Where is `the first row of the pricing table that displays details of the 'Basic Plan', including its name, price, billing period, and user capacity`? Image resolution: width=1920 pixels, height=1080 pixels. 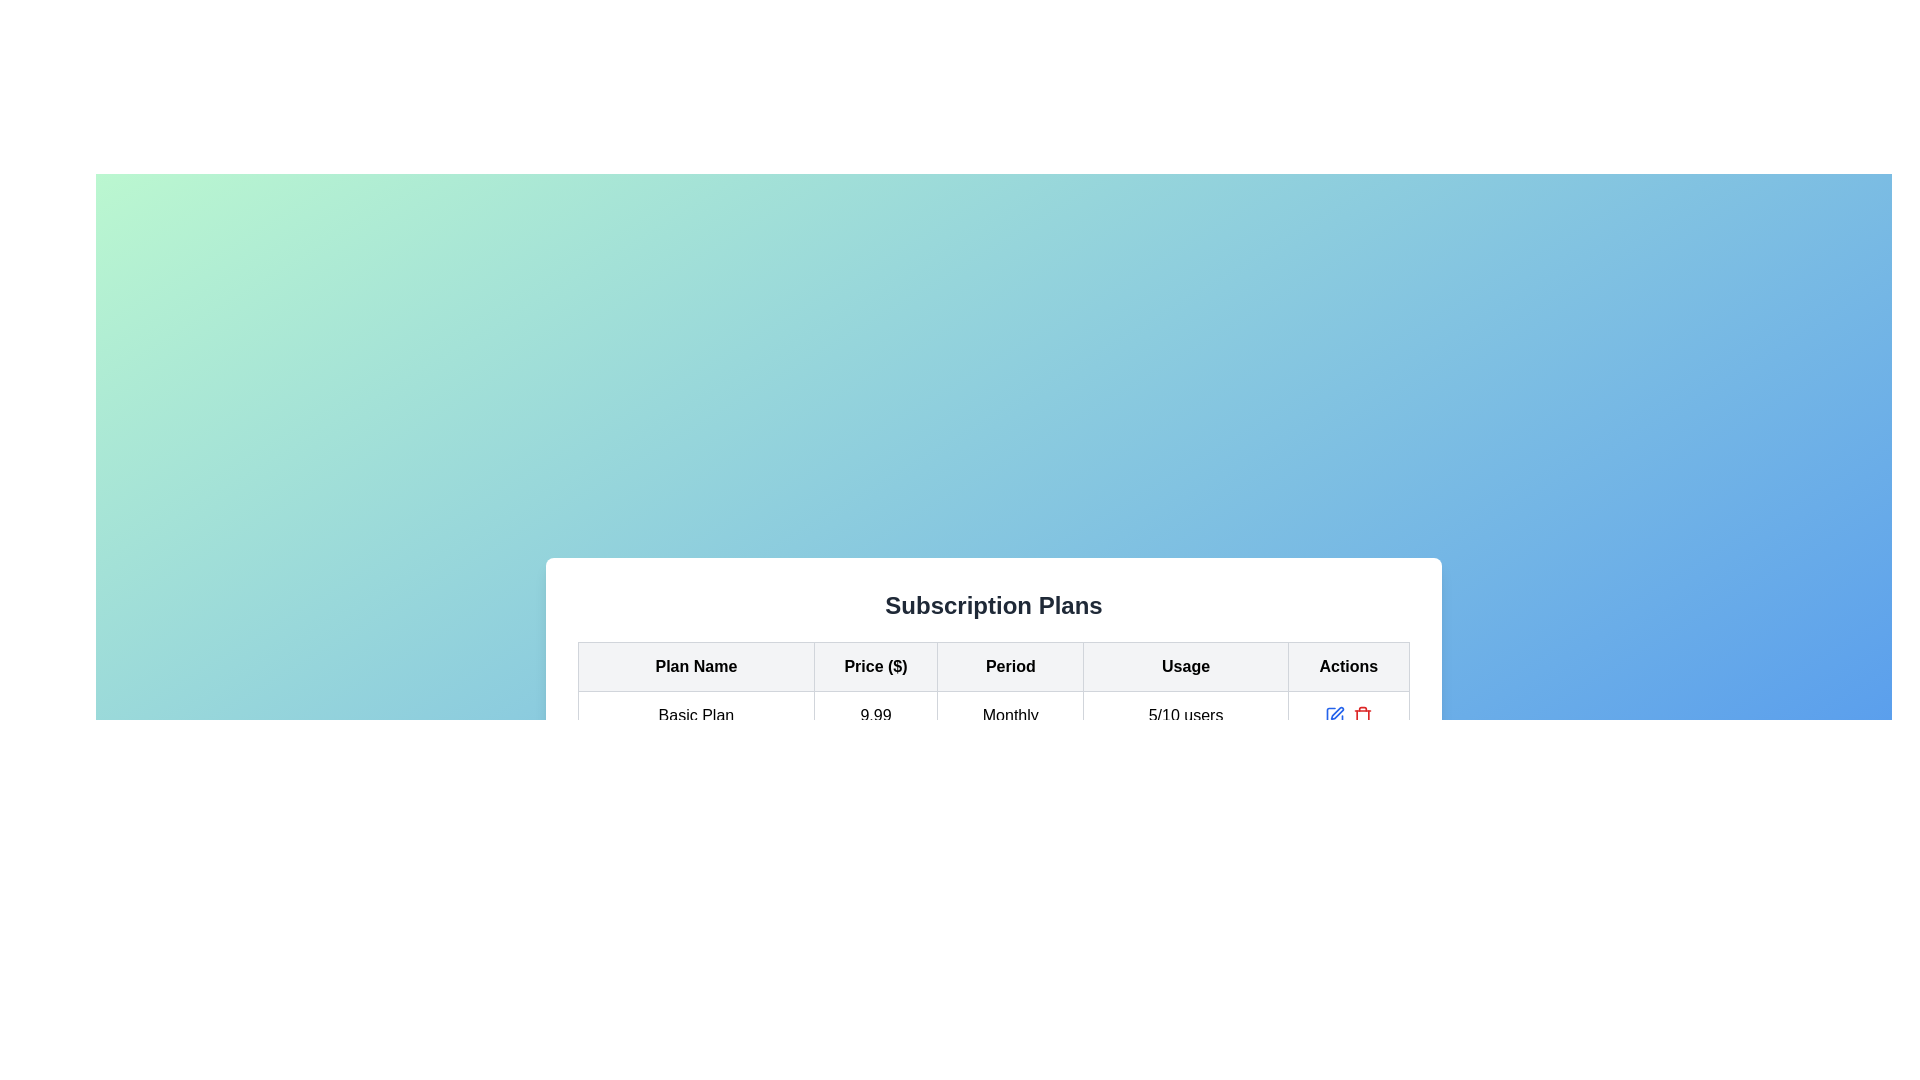
the first row of the pricing table that displays details of the 'Basic Plan', including its name, price, billing period, and user capacity is located at coordinates (993, 713).